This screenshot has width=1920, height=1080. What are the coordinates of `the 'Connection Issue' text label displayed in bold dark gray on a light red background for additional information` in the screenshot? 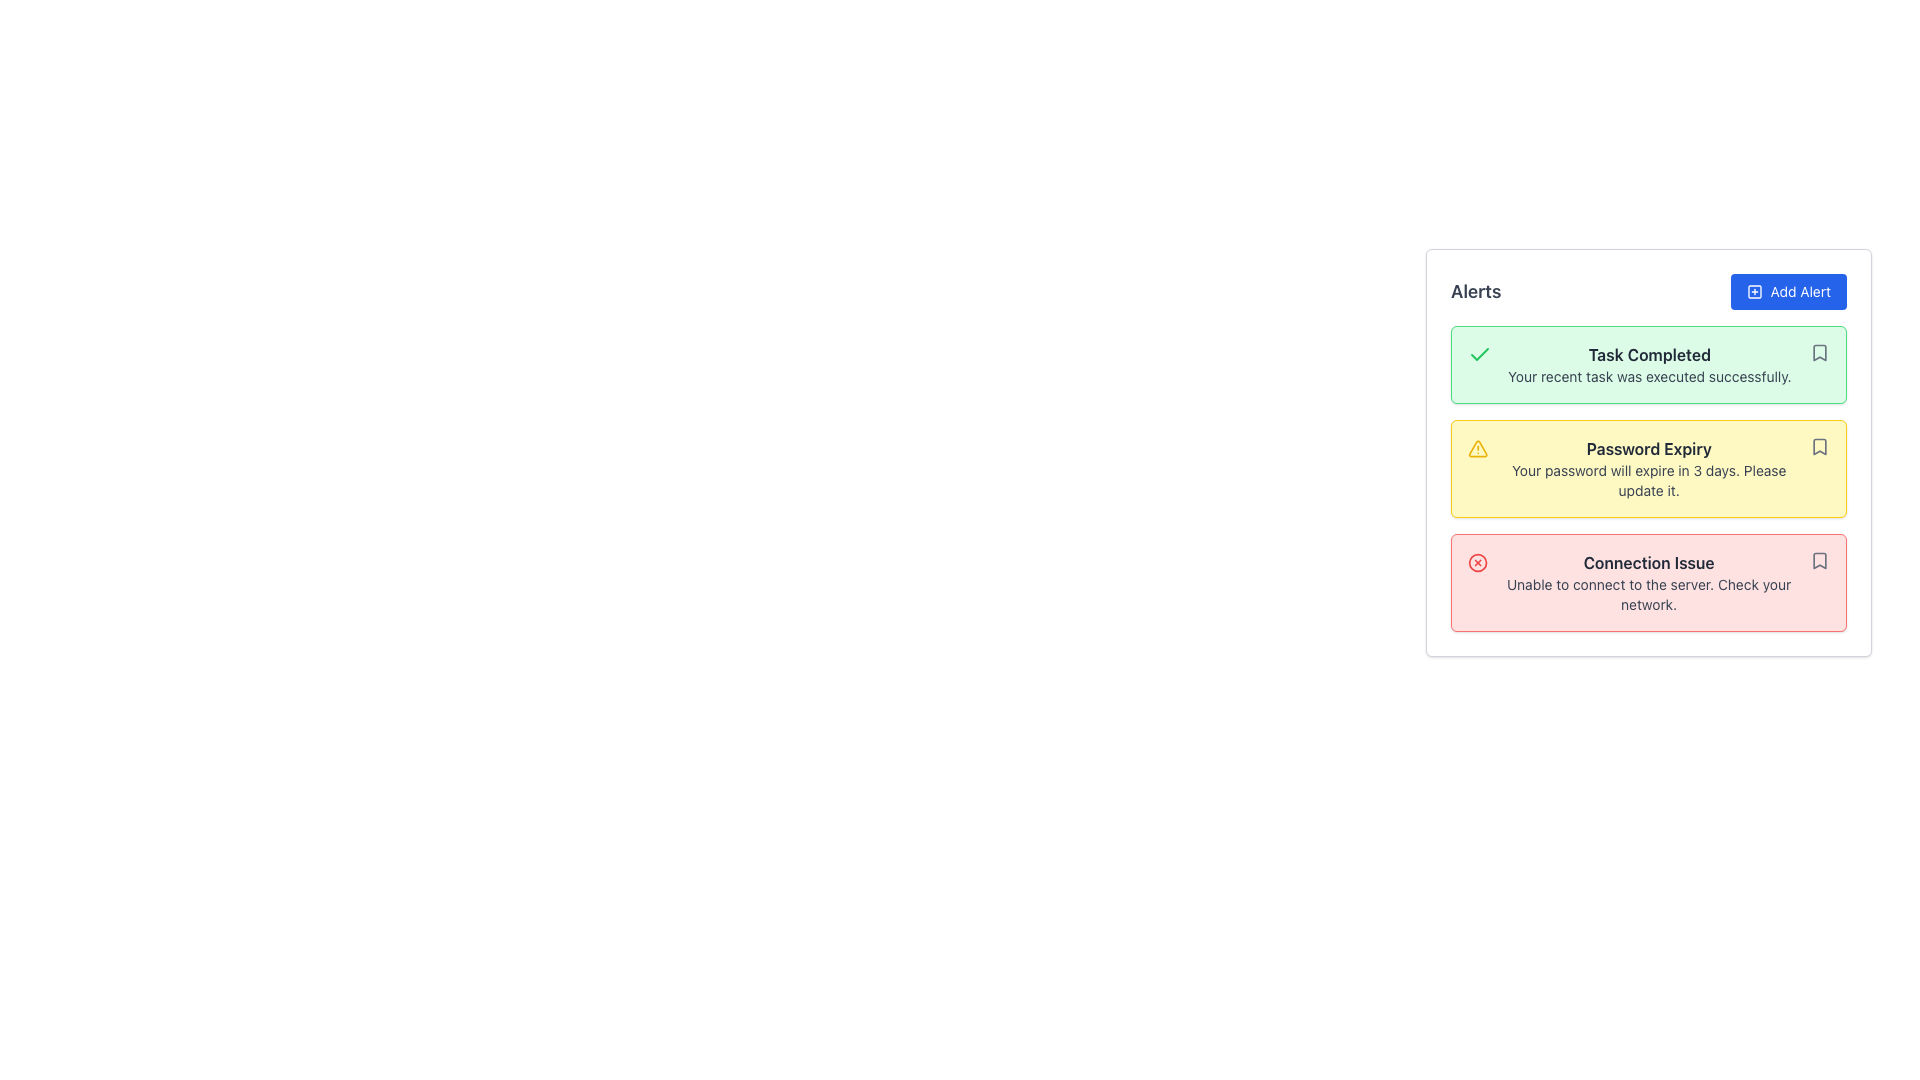 It's located at (1649, 563).